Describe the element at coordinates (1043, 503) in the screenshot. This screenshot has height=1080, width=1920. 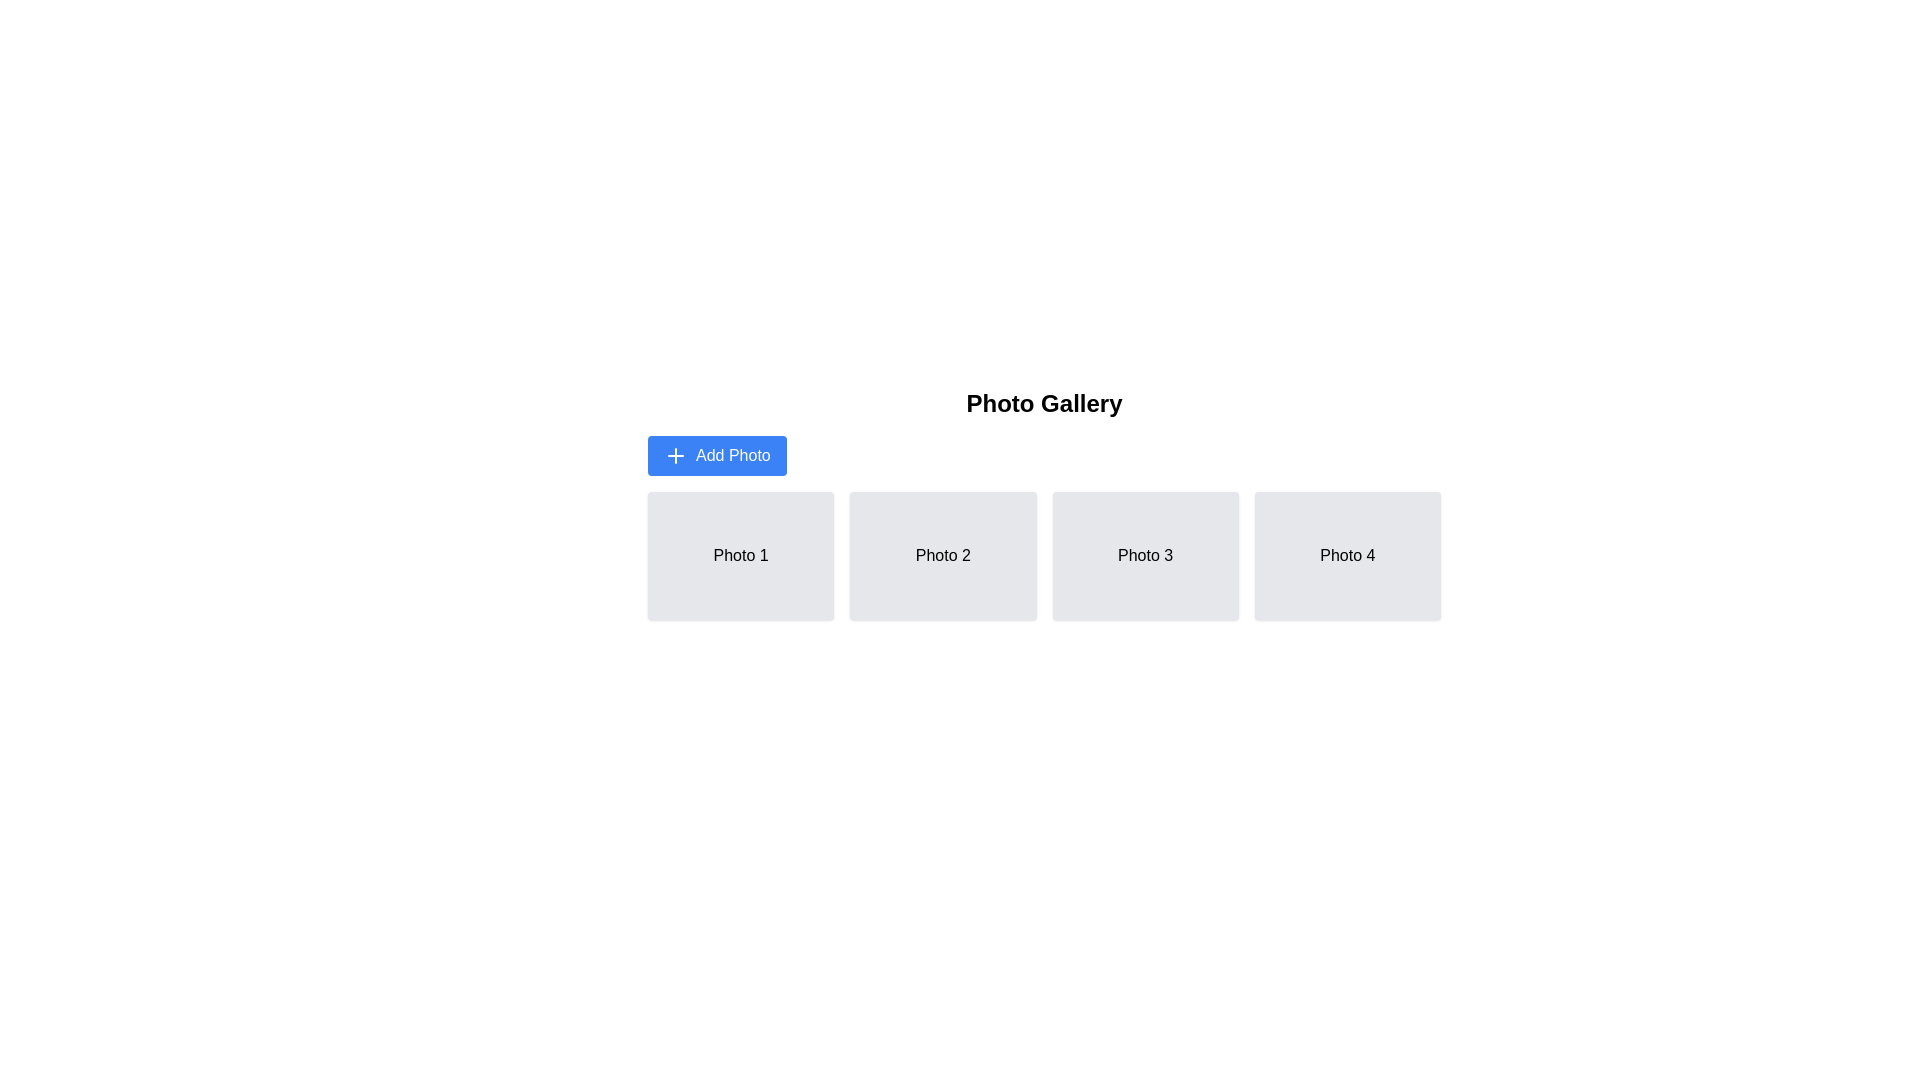
I see `the individual photo areas within the photo management section located below the 'Photo Gallery' text and 'Add Photo' button` at that location.